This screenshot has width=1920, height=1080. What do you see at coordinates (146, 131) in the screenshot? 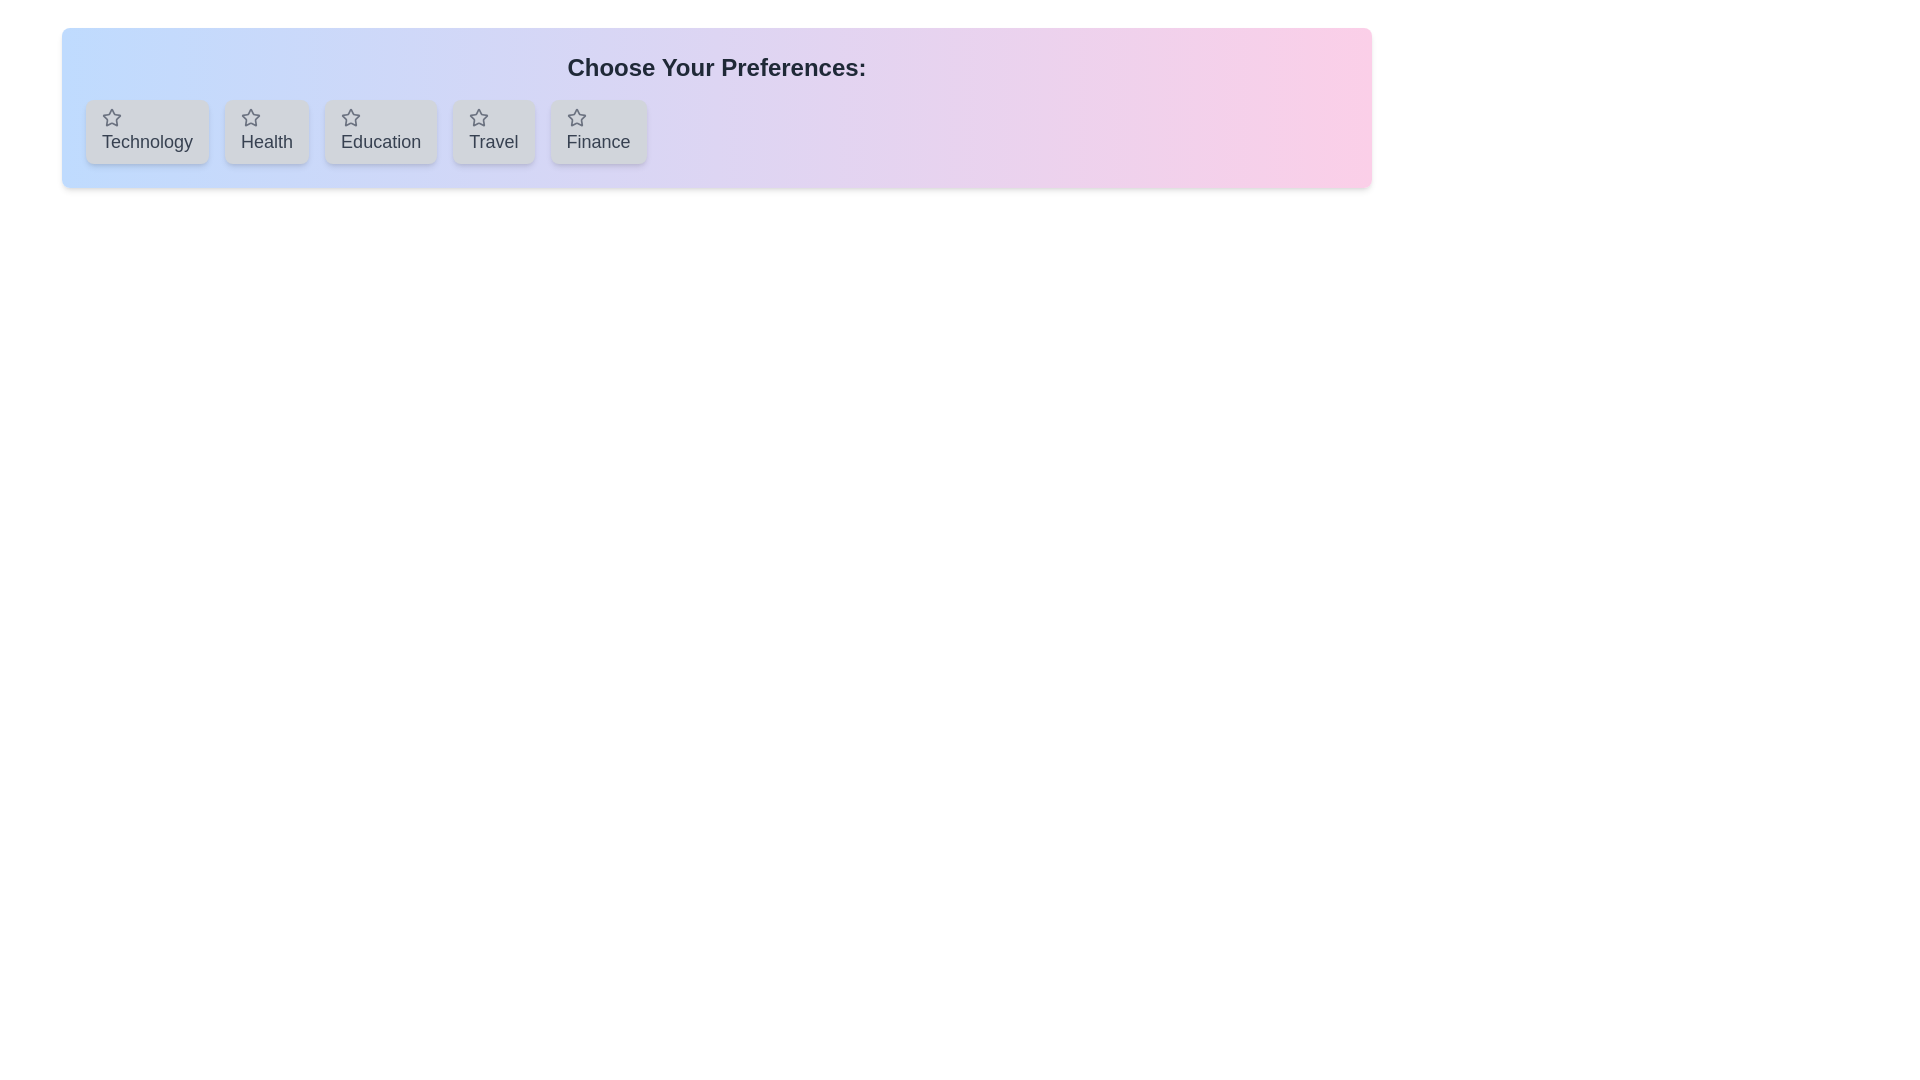
I see `the preference button labeled Technology to toggle its selection state` at bounding box center [146, 131].